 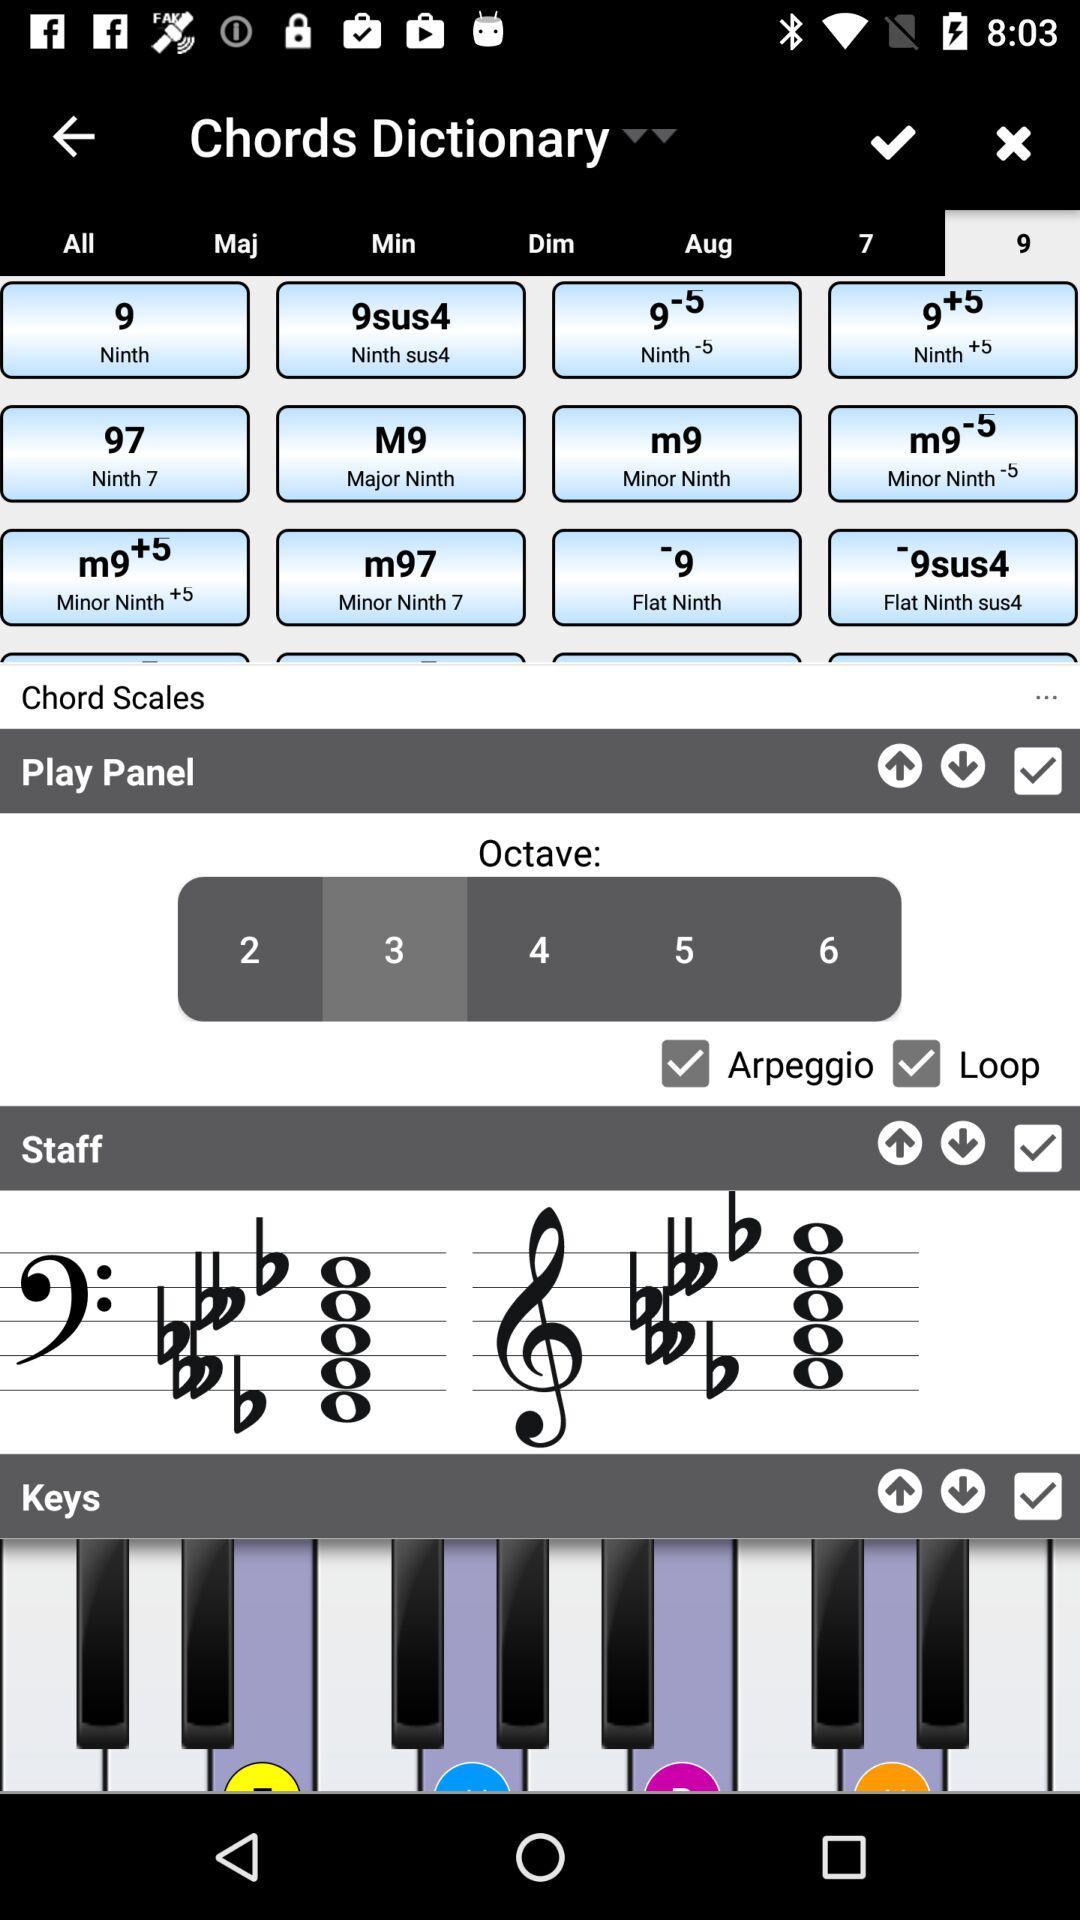 I want to click on go down option, so click(x=963, y=1137).